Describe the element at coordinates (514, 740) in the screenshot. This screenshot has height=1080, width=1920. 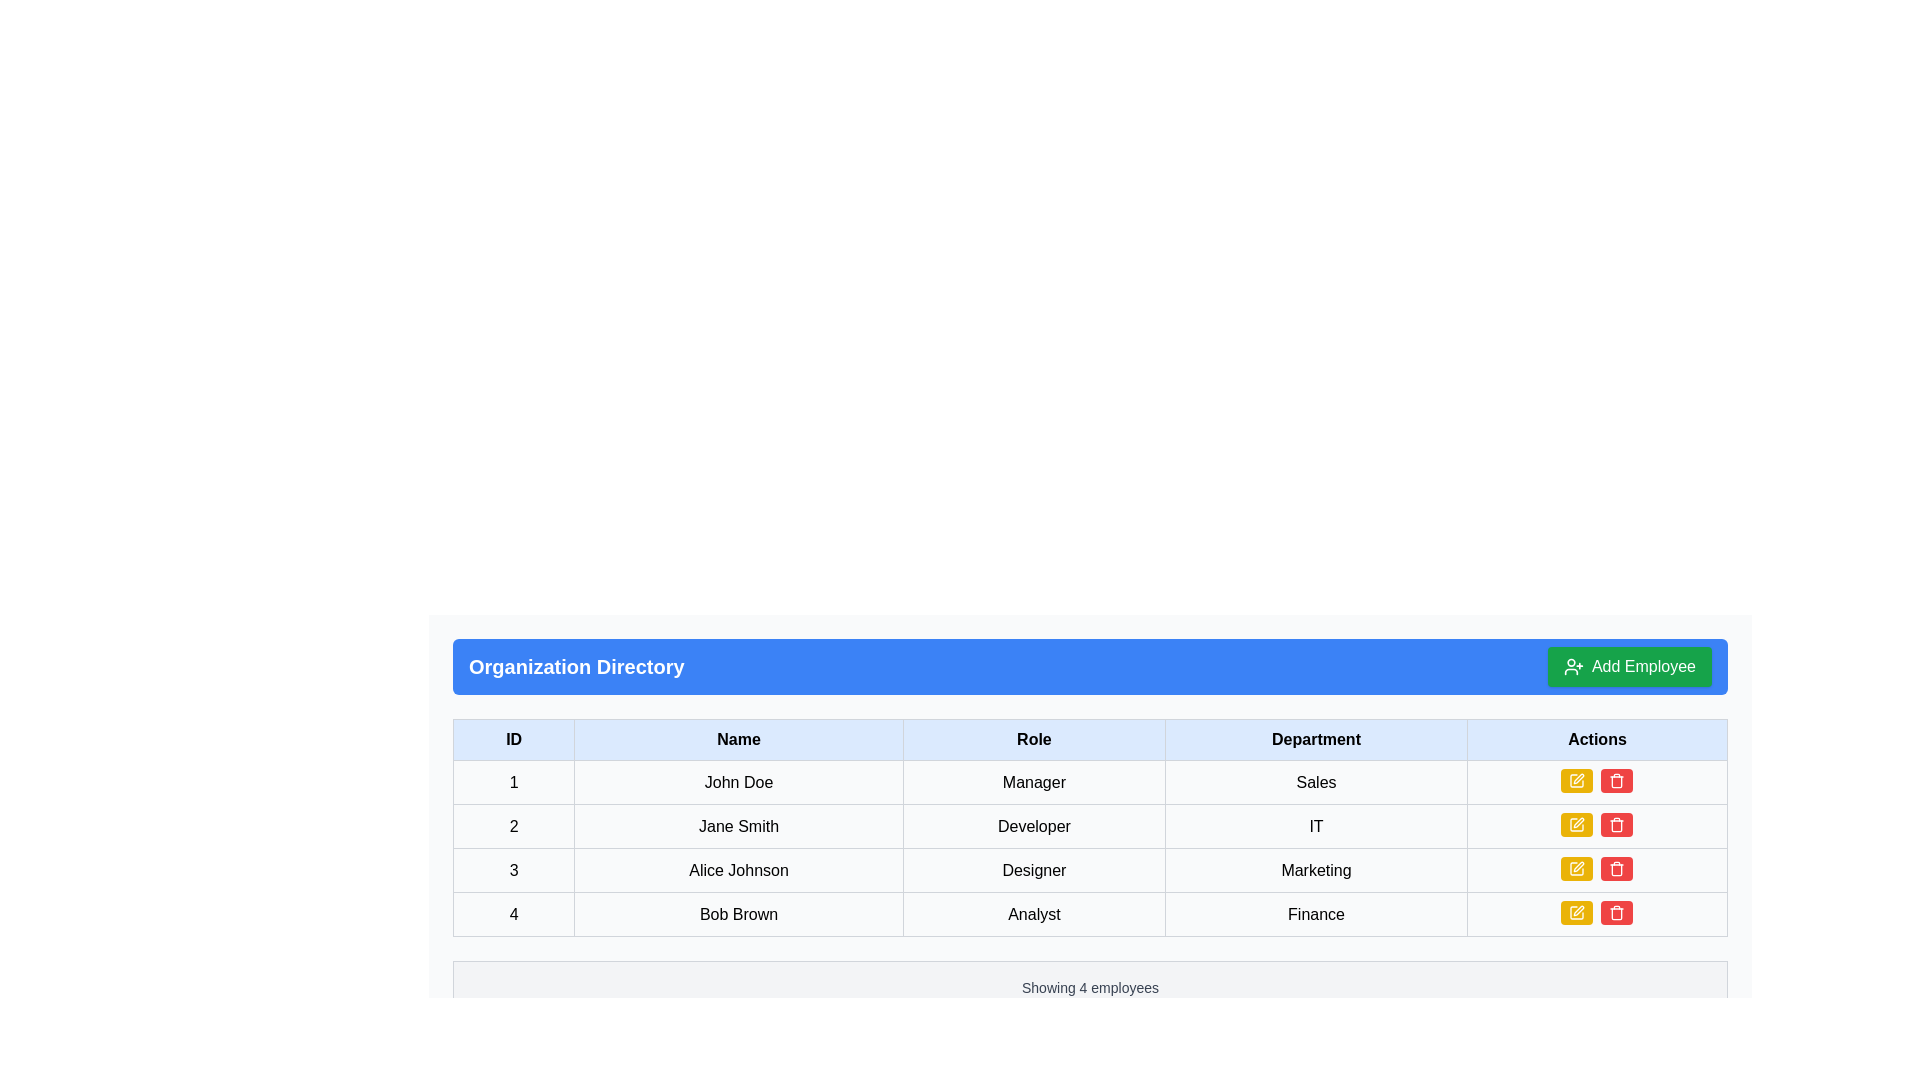
I see `the Table Header Cell labeled 'ID', which is the first column header in the organization directory table, featuring a light blue background and bold black text` at that location.